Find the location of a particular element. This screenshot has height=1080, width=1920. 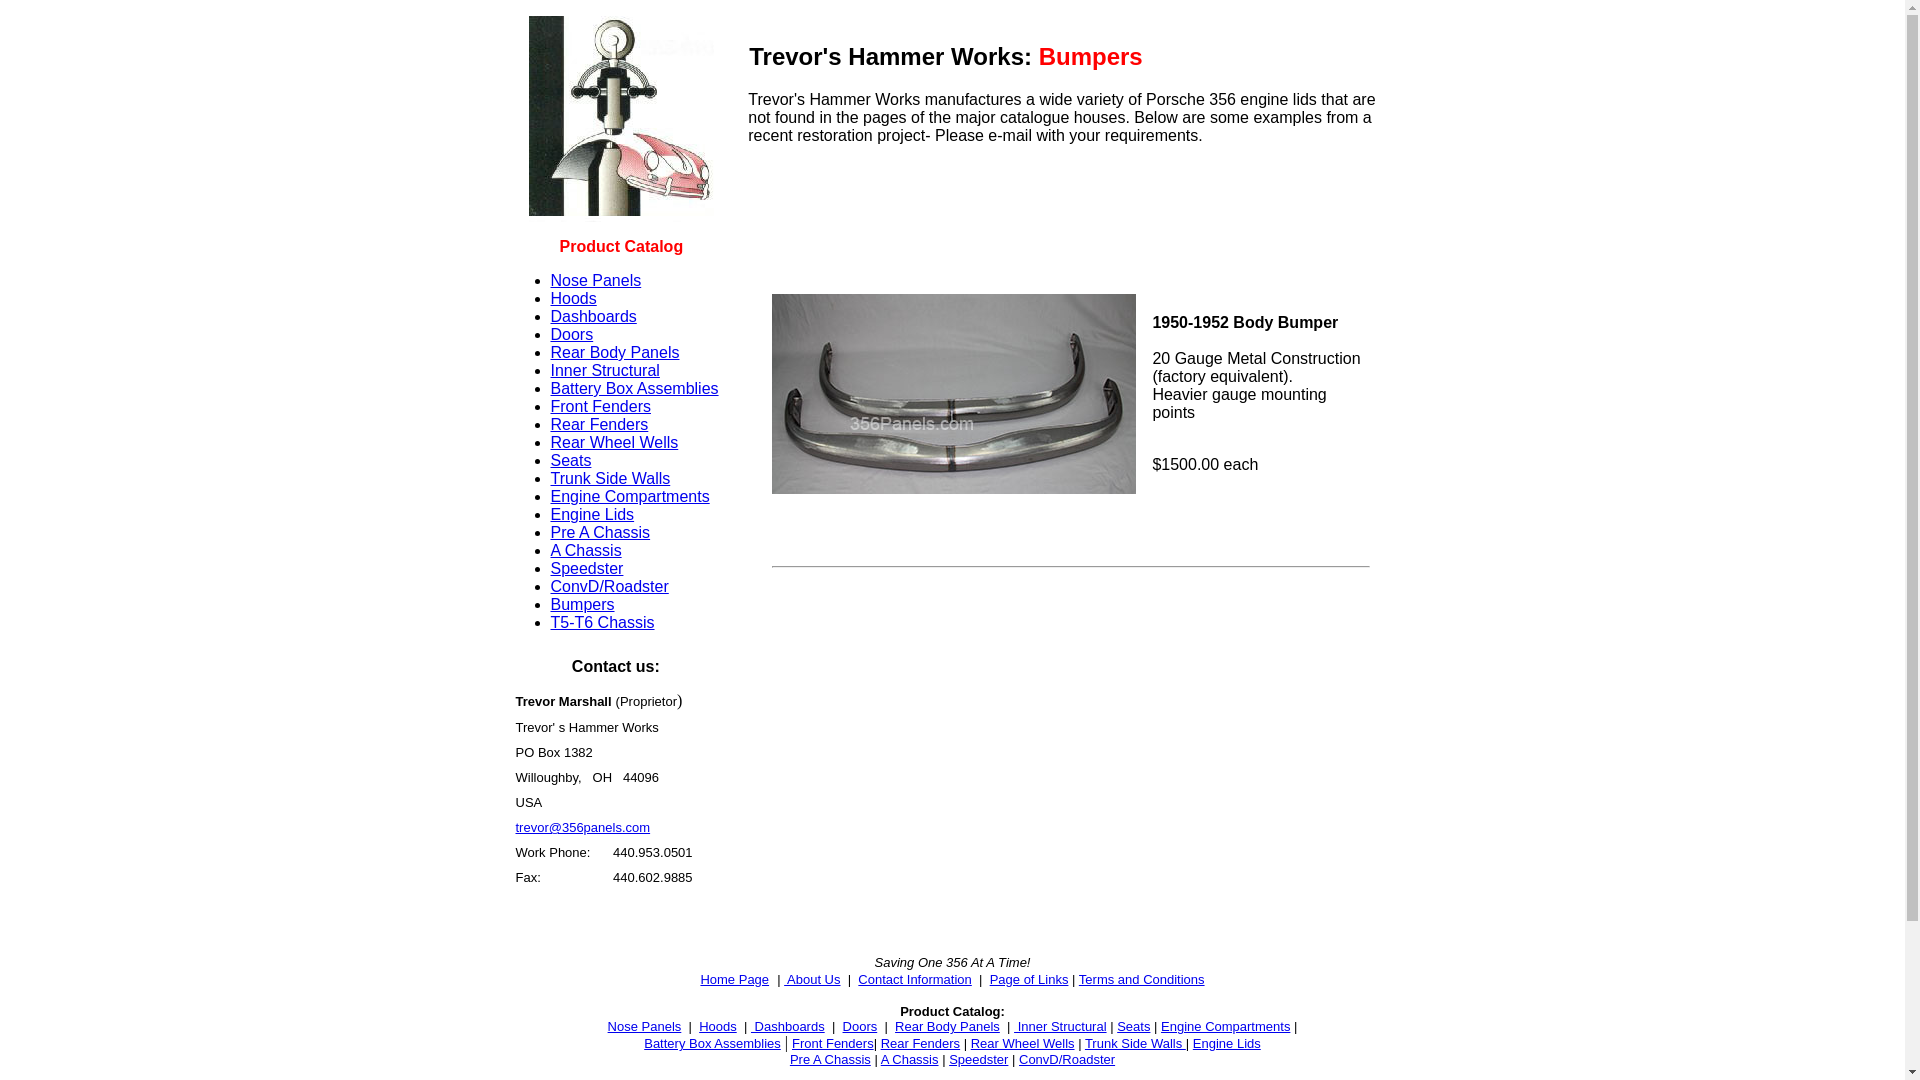

'About Us' is located at coordinates (811, 978).